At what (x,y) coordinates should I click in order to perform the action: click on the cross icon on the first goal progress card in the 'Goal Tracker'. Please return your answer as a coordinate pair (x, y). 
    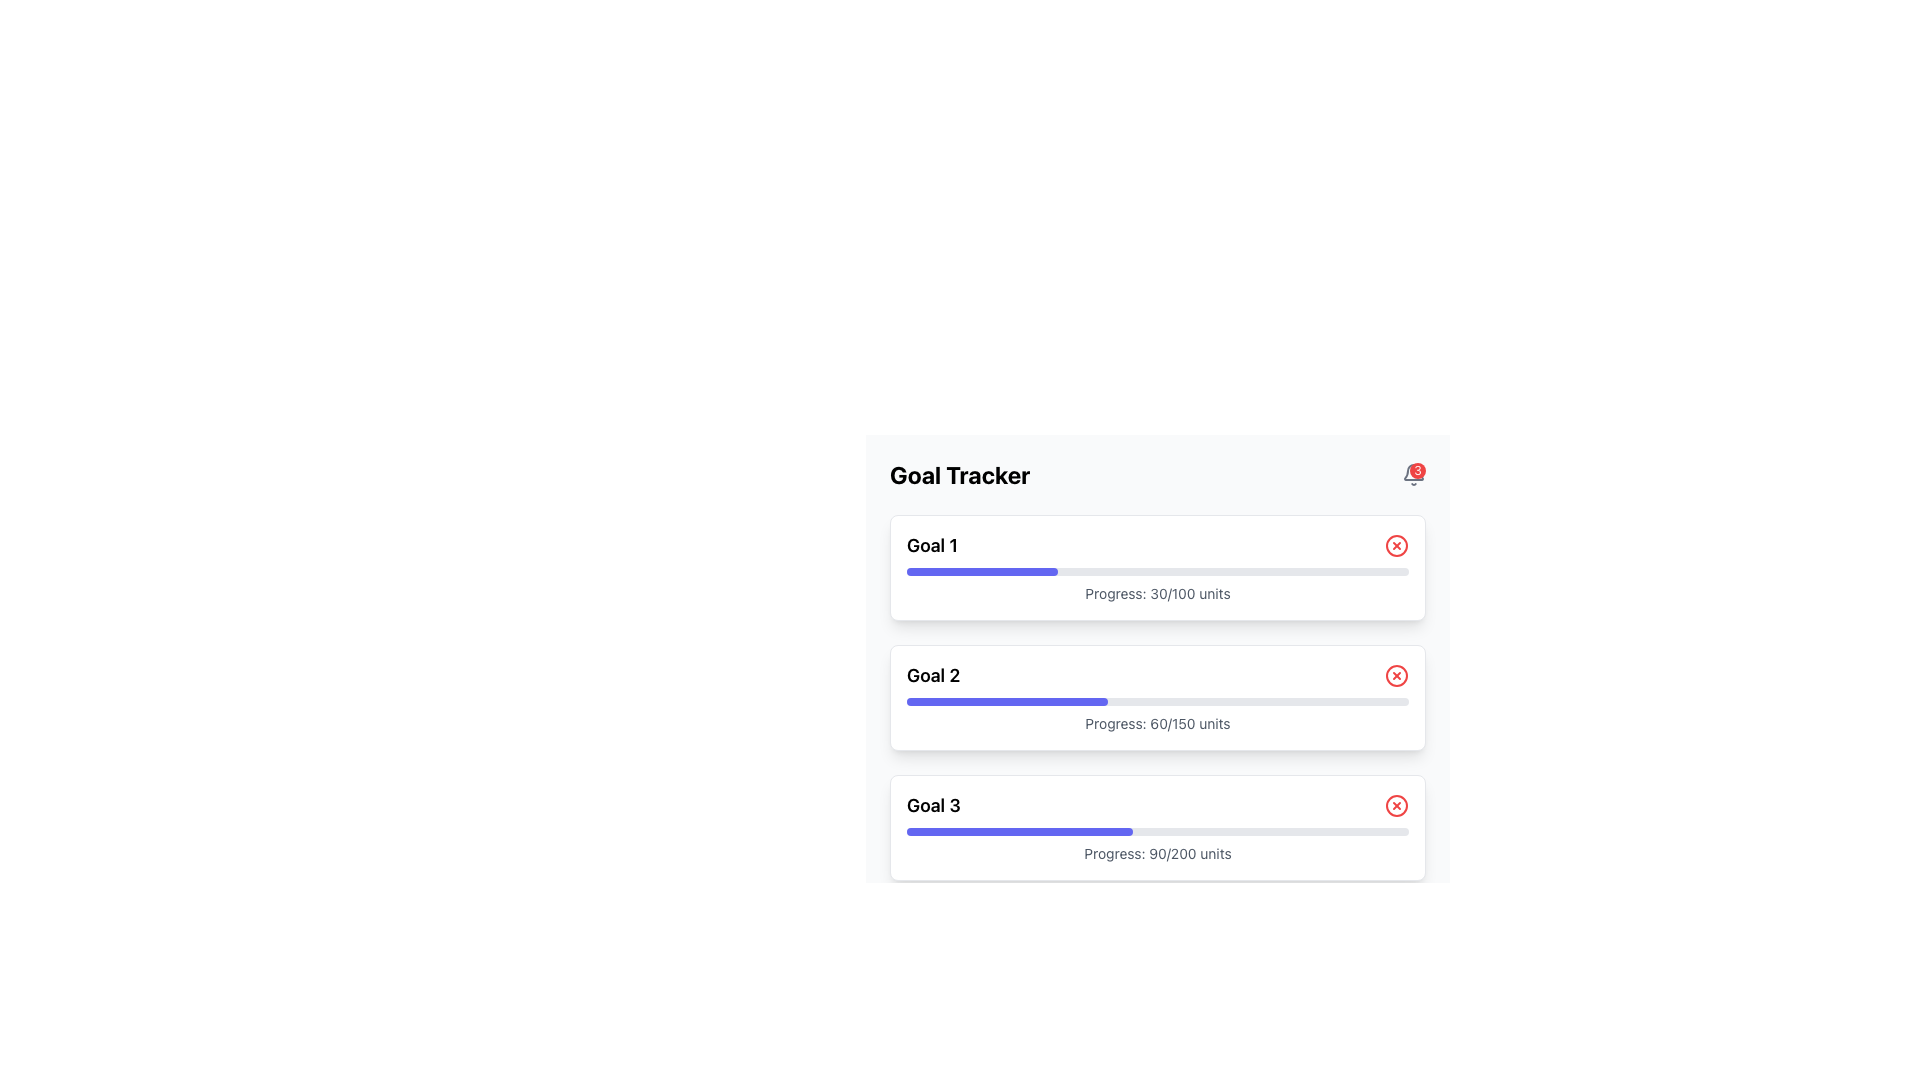
    Looking at the image, I should click on (1157, 567).